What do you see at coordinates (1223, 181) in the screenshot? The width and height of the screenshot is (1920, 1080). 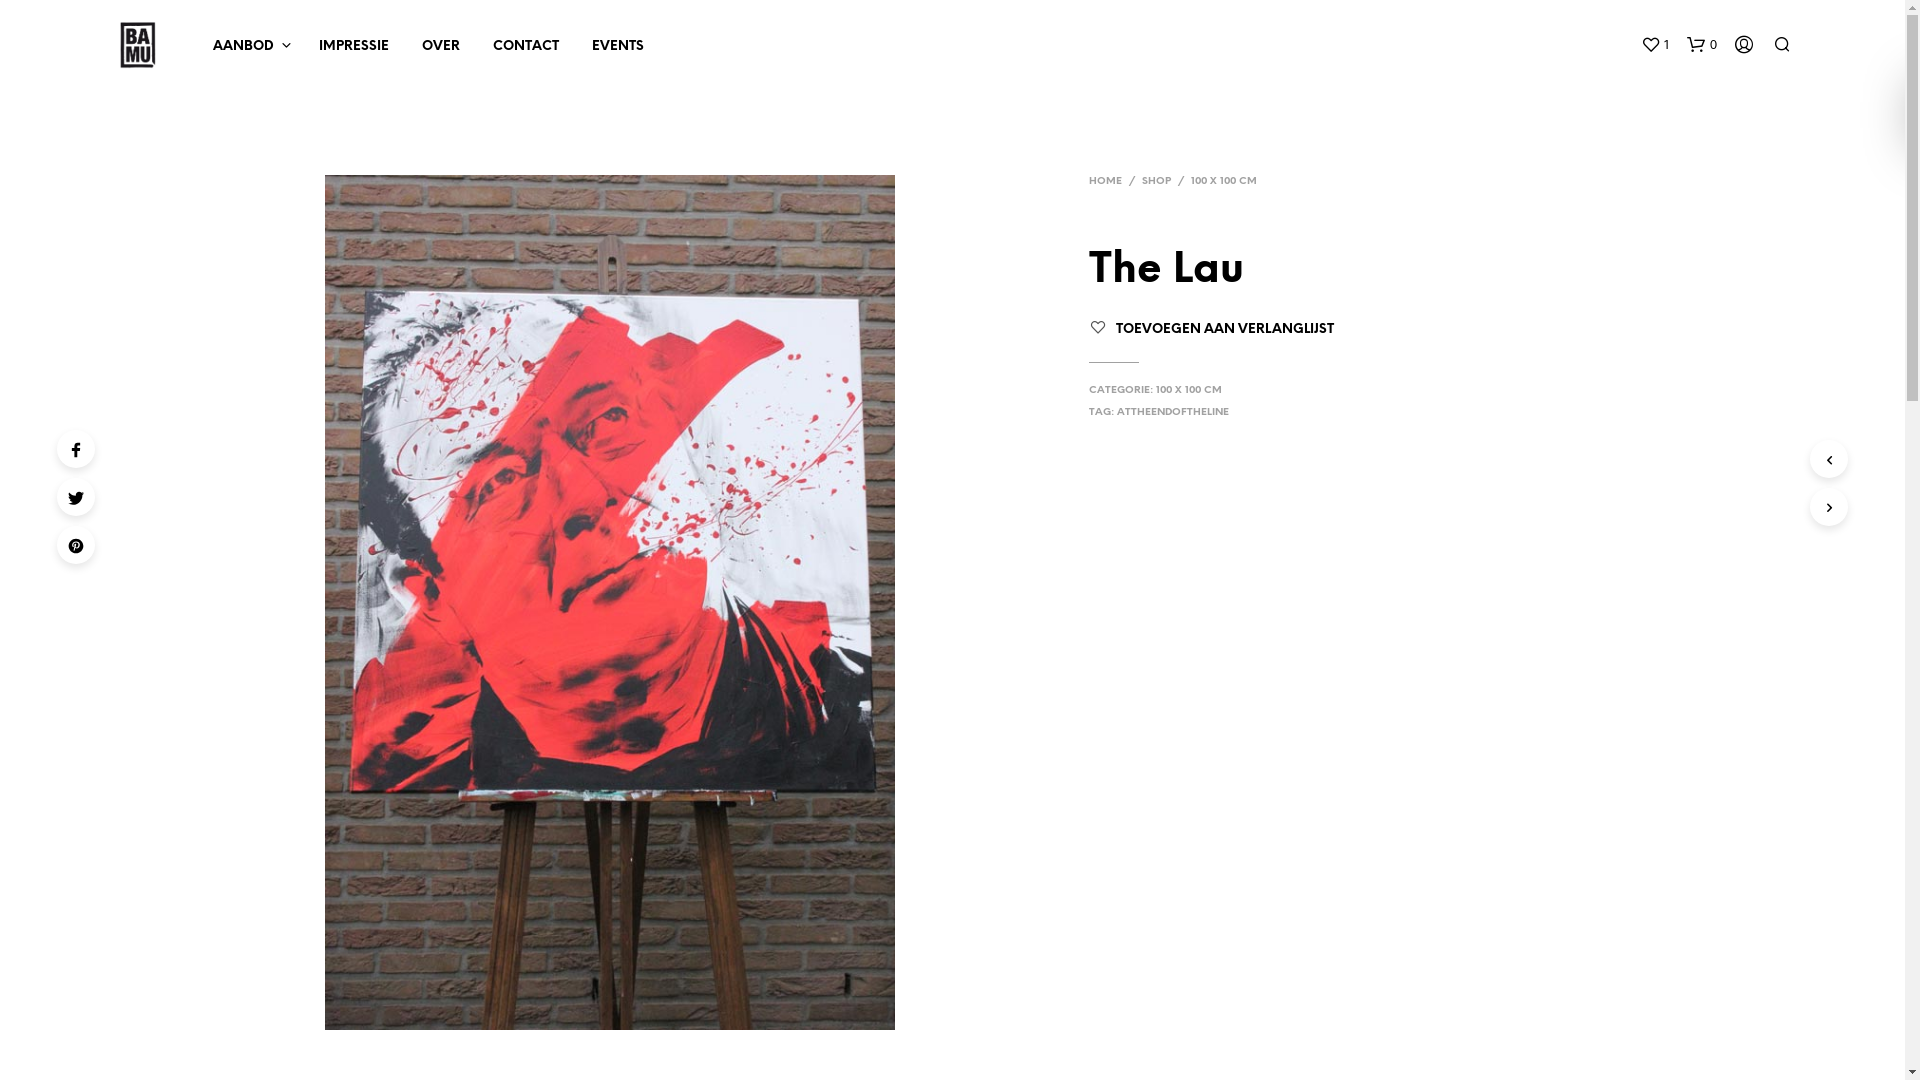 I see `'100 X 100 CM'` at bounding box center [1223, 181].